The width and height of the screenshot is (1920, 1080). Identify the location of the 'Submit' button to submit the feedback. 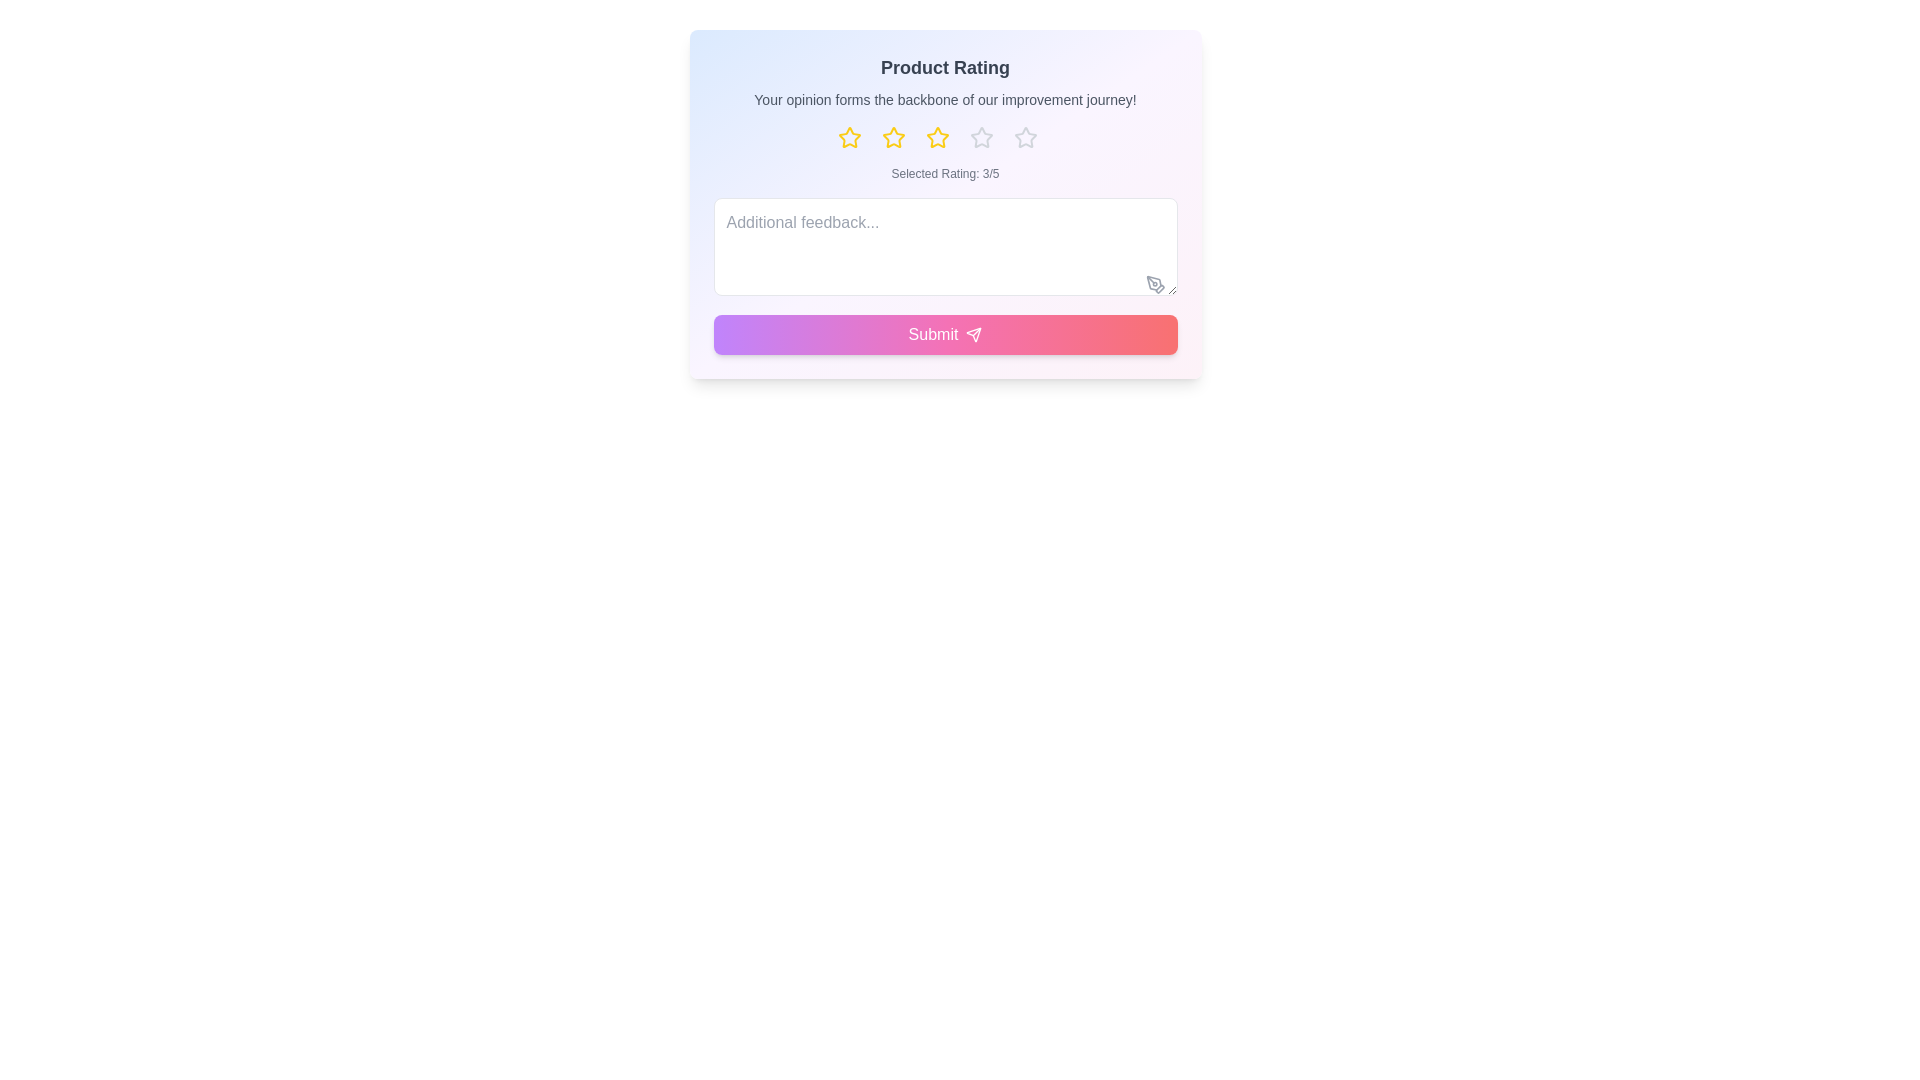
(944, 334).